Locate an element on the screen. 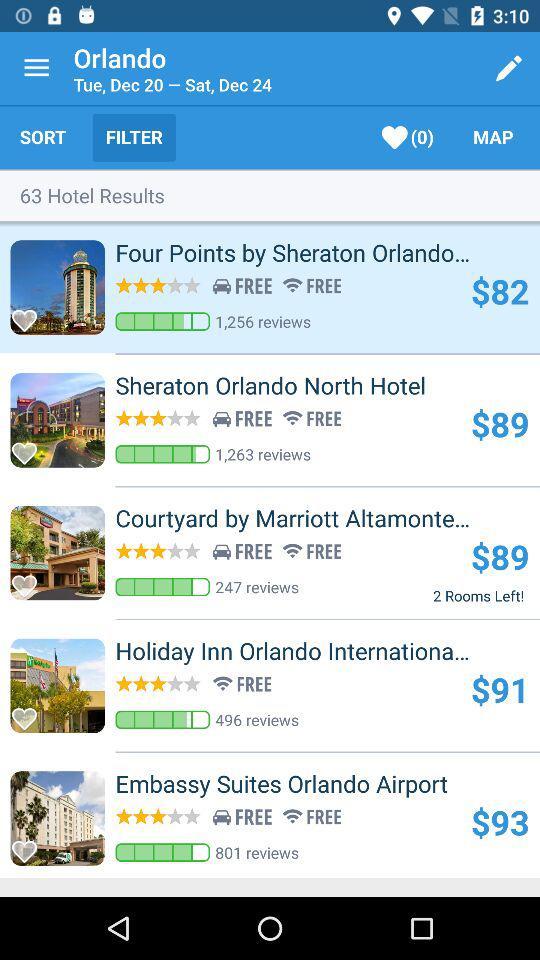 The image size is (540, 960). the icon next to 247 reviews item is located at coordinates (477, 595).